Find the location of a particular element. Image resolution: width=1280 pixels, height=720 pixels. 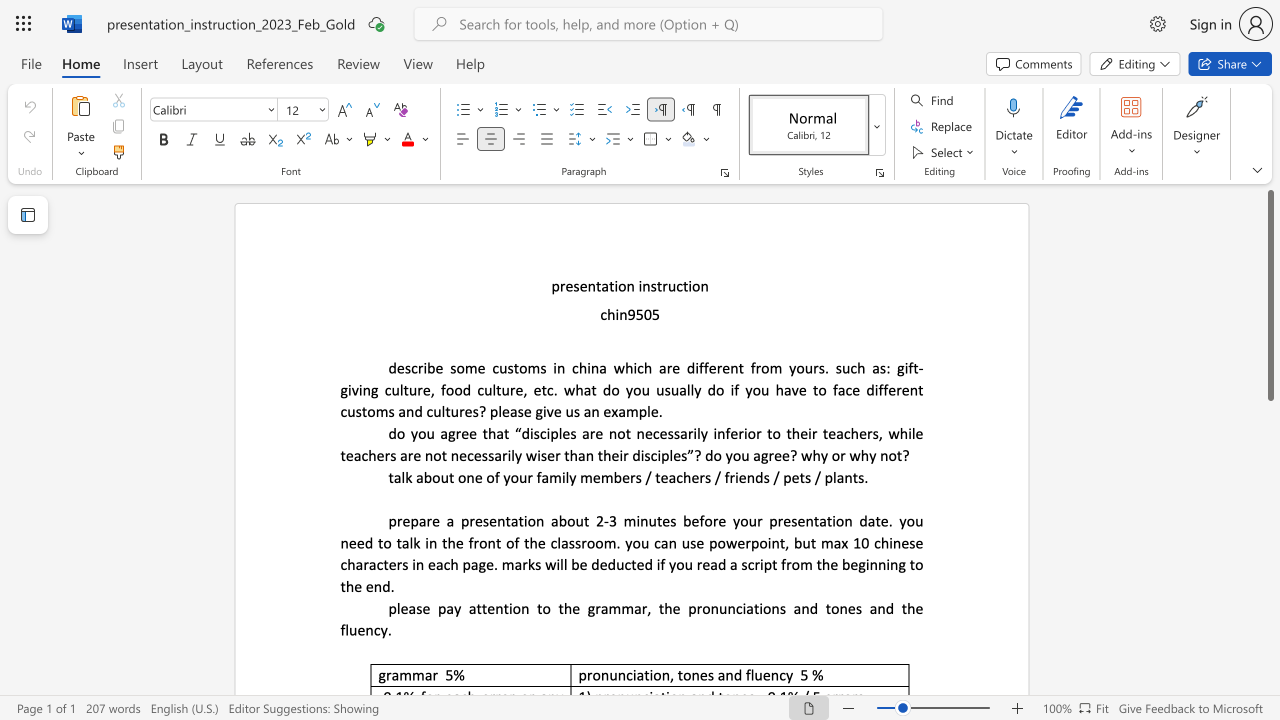

the scrollbar to scroll downward is located at coordinates (1269, 470).